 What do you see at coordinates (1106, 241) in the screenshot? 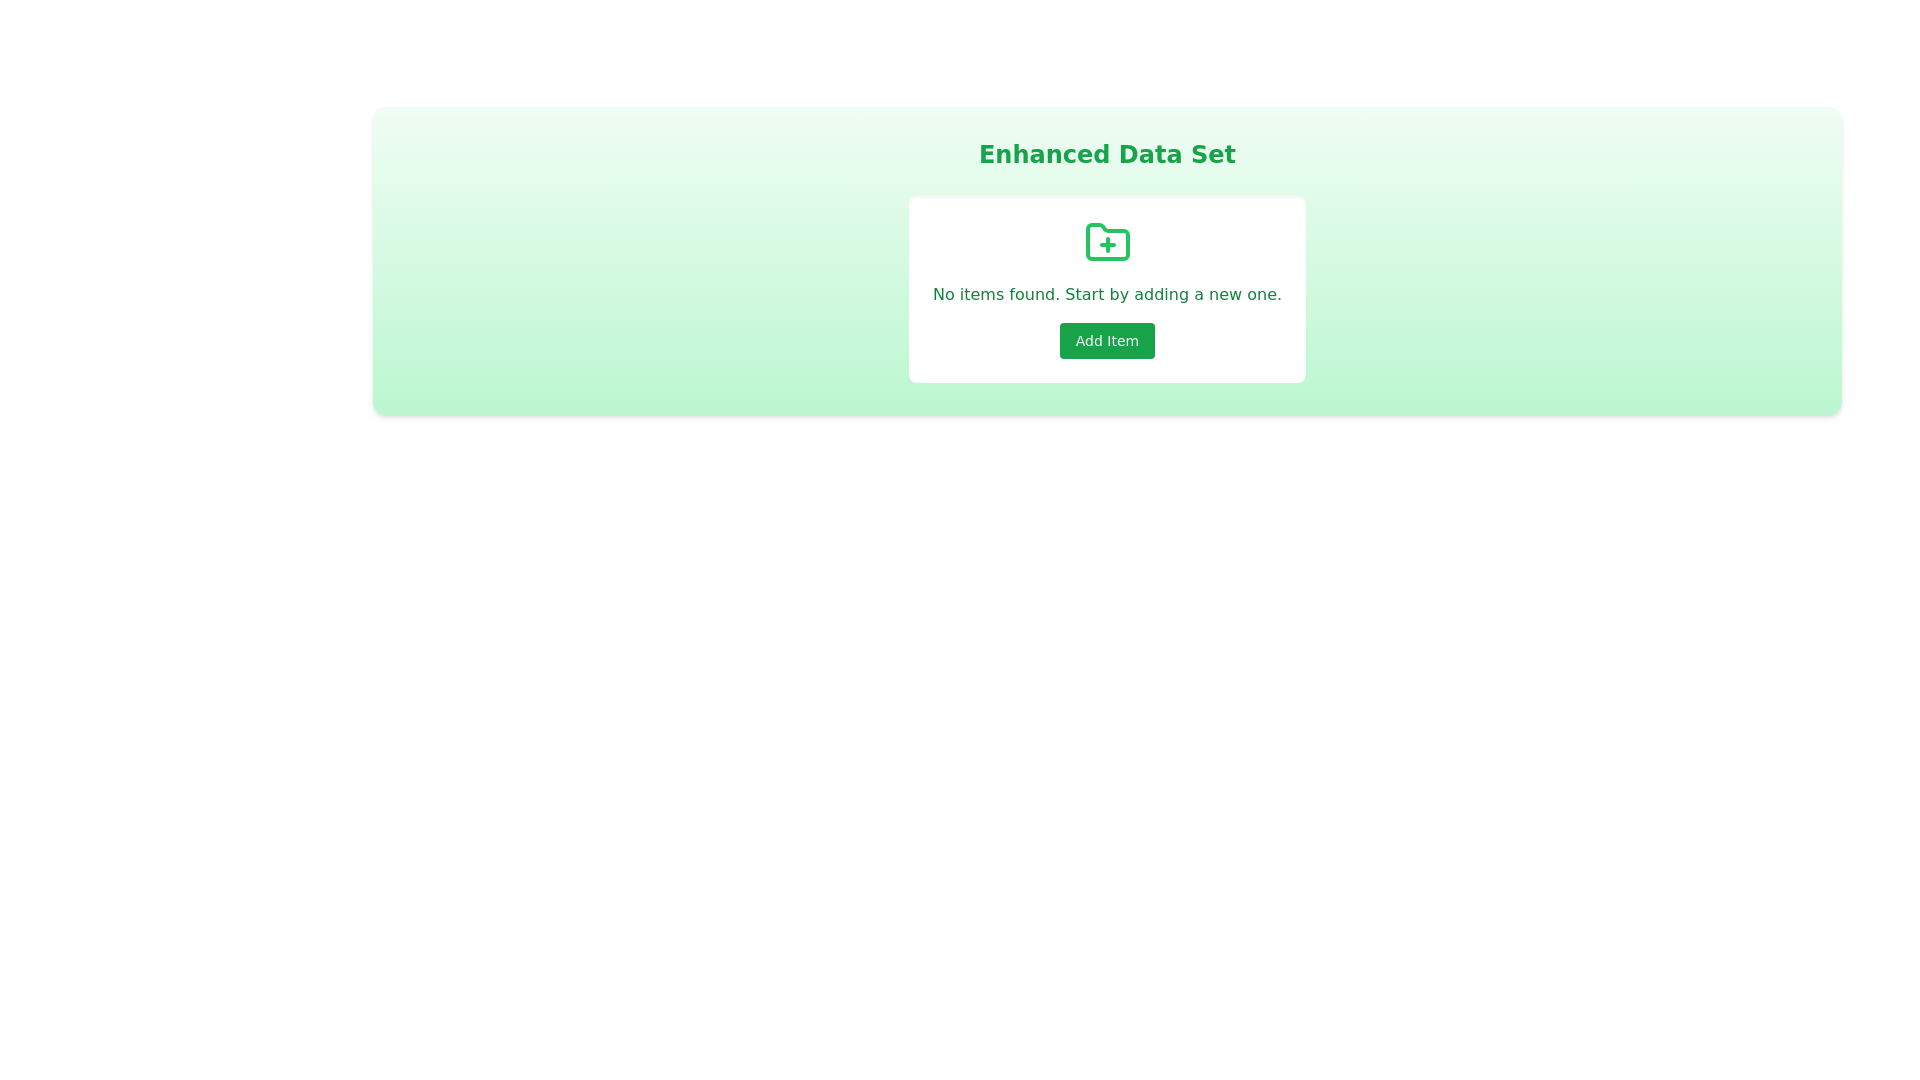
I see `the background folder icon with a plus sign, which is located at the center of the interface within a white rectangular area containing text and a button below it` at bounding box center [1106, 241].